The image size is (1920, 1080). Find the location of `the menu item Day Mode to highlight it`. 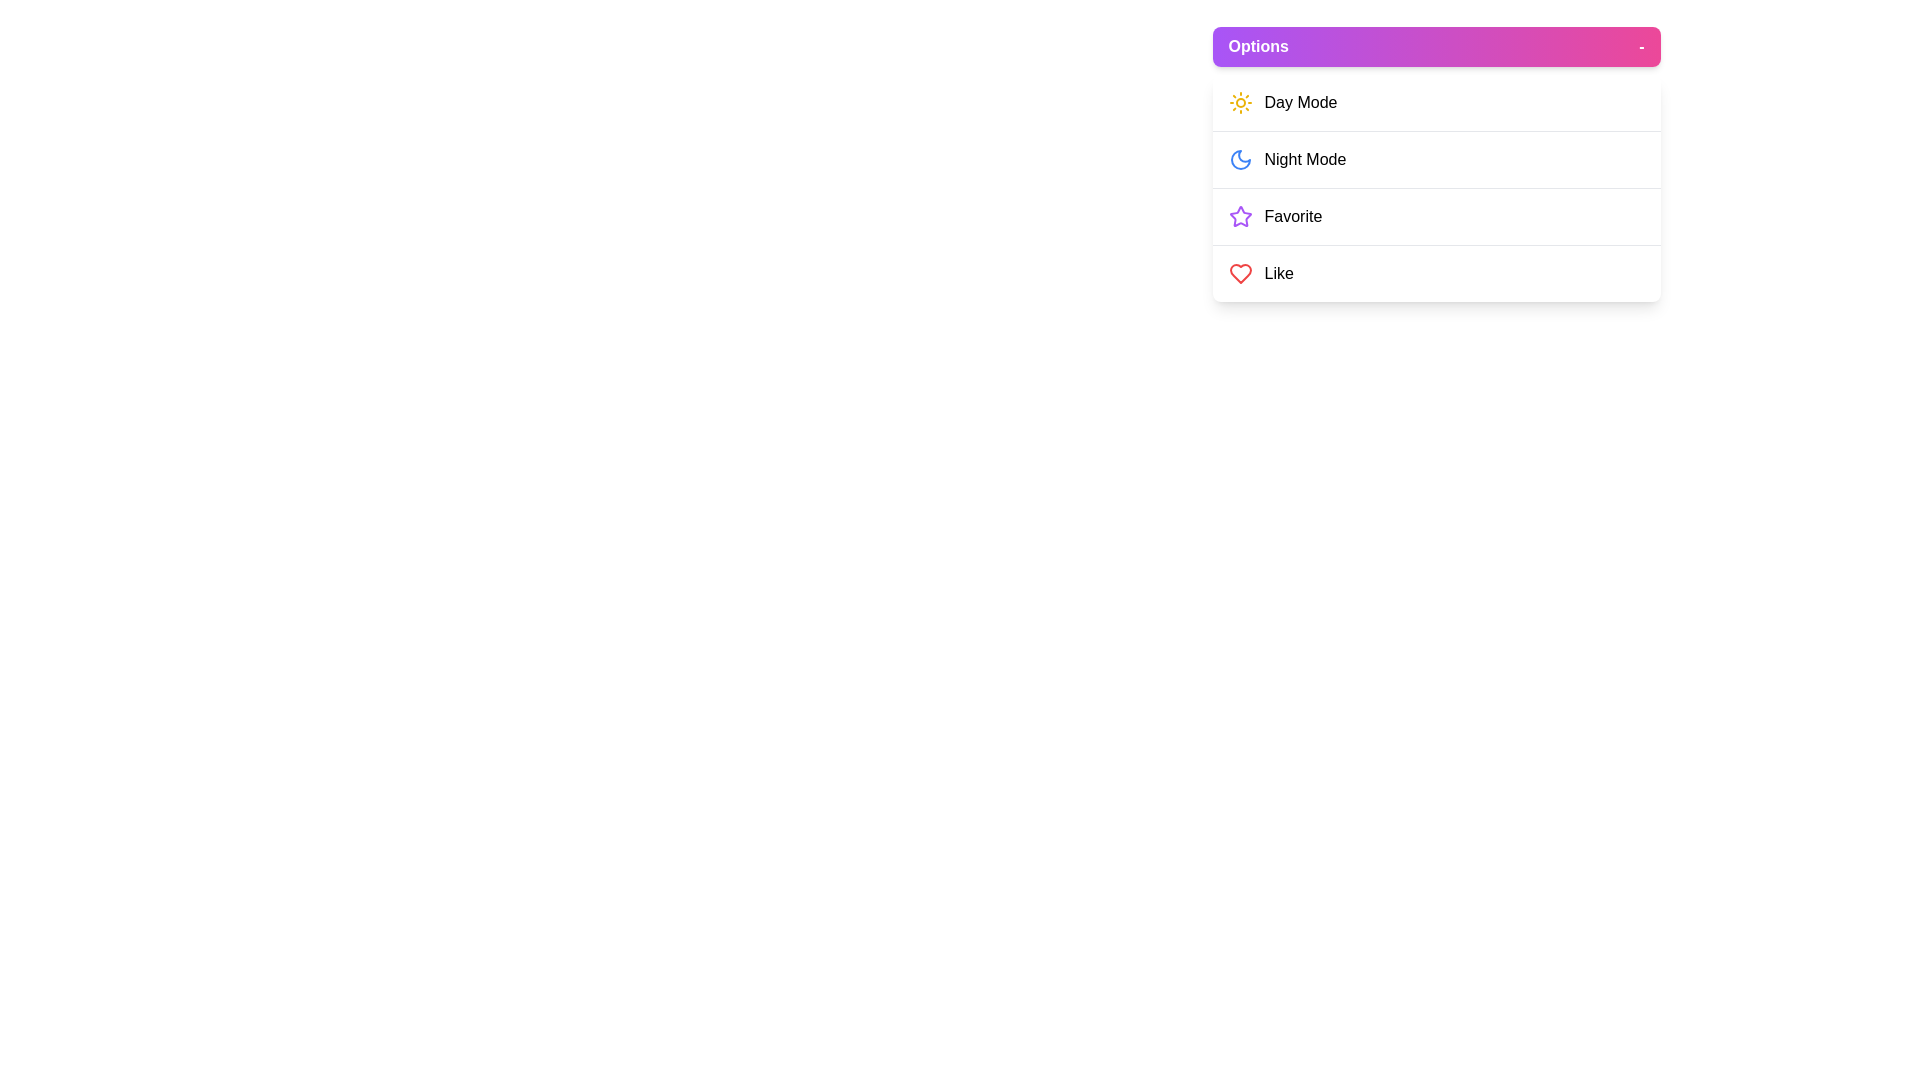

the menu item Day Mode to highlight it is located at coordinates (1435, 103).